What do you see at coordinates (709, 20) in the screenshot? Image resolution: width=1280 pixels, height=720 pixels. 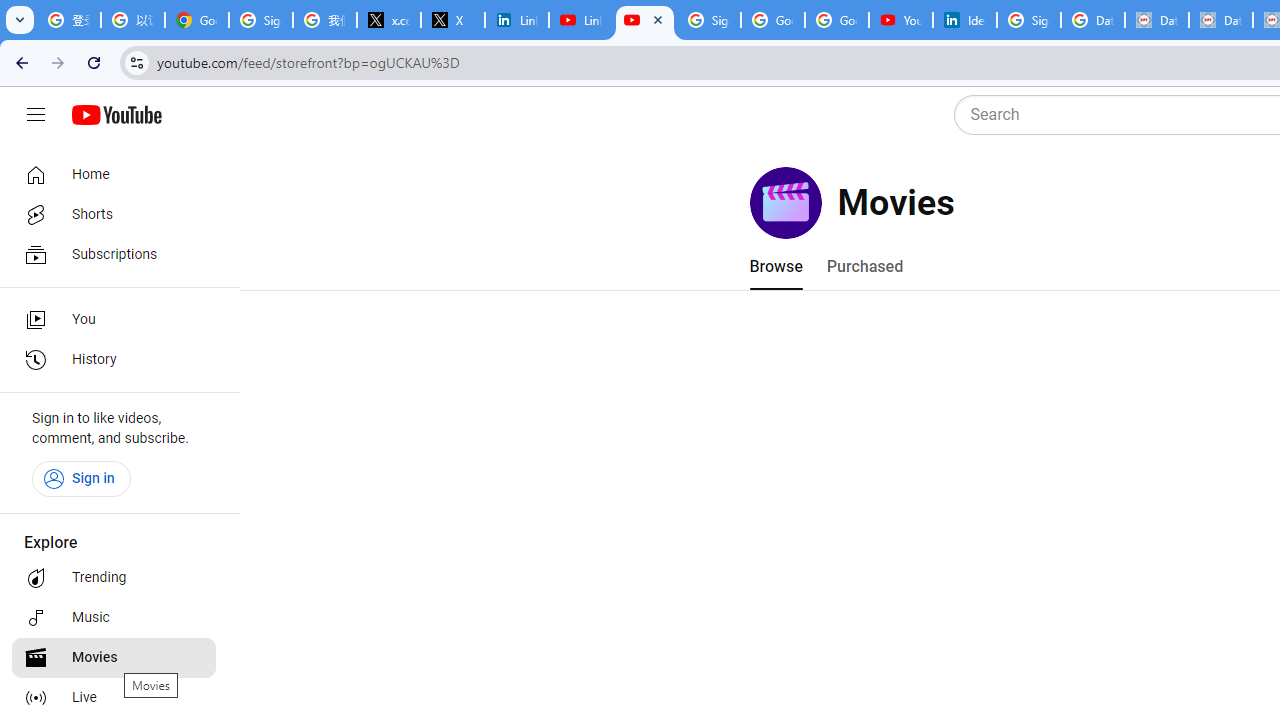 I see `'Sign in - Google Accounts'` at bounding box center [709, 20].